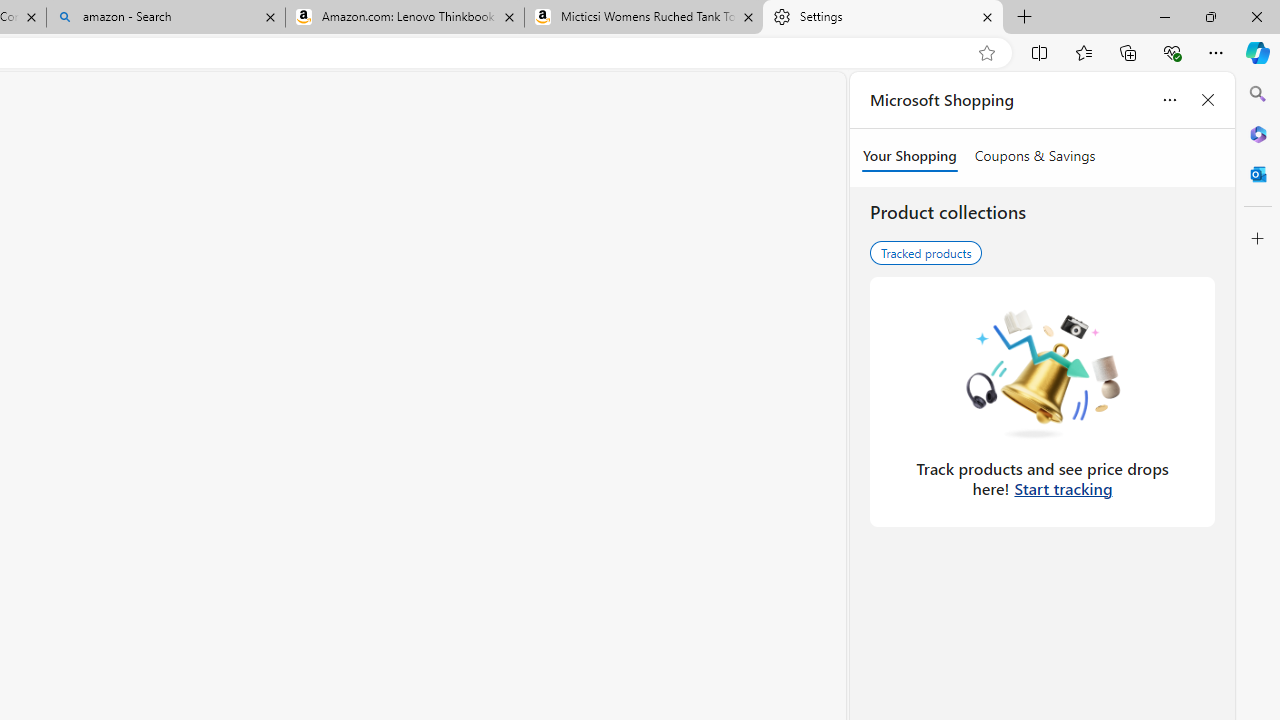 The height and width of the screenshot is (720, 1280). I want to click on 'amazon - Search', so click(166, 17).